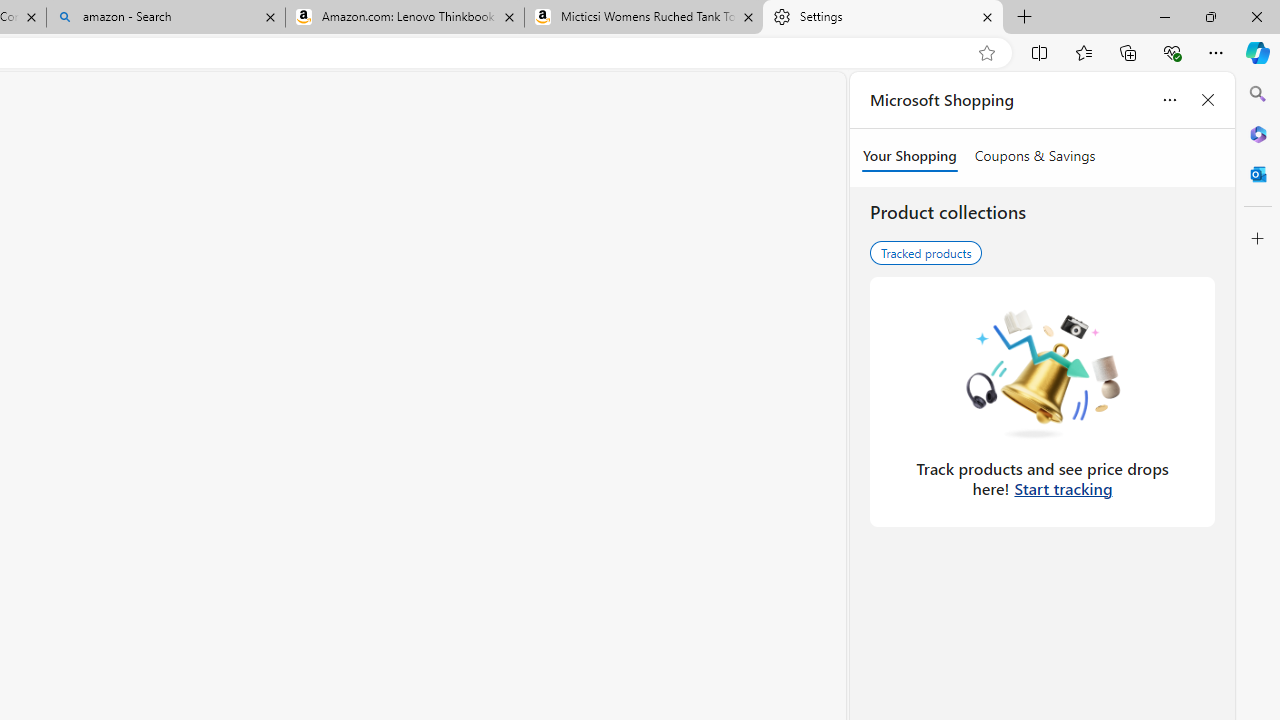 The height and width of the screenshot is (720, 1280). I want to click on 'amazon - Search', so click(166, 17).